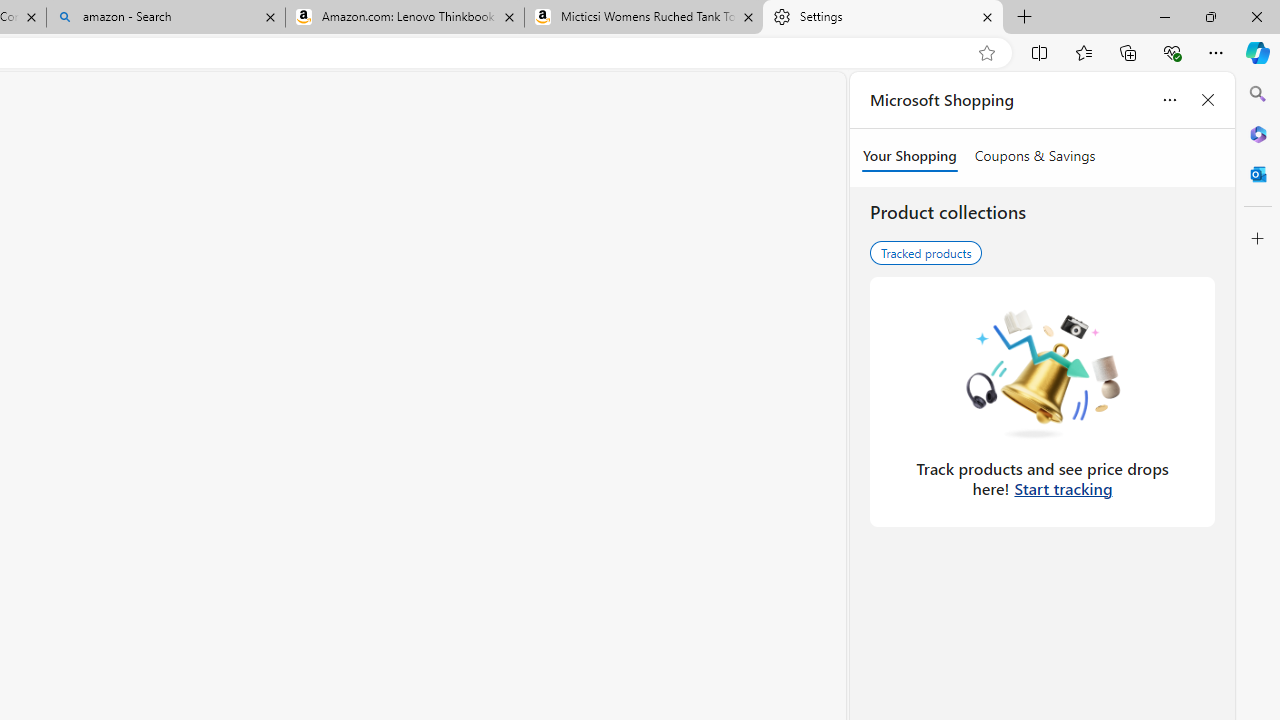 The height and width of the screenshot is (720, 1280). I want to click on 'amazon - Search', so click(166, 17).